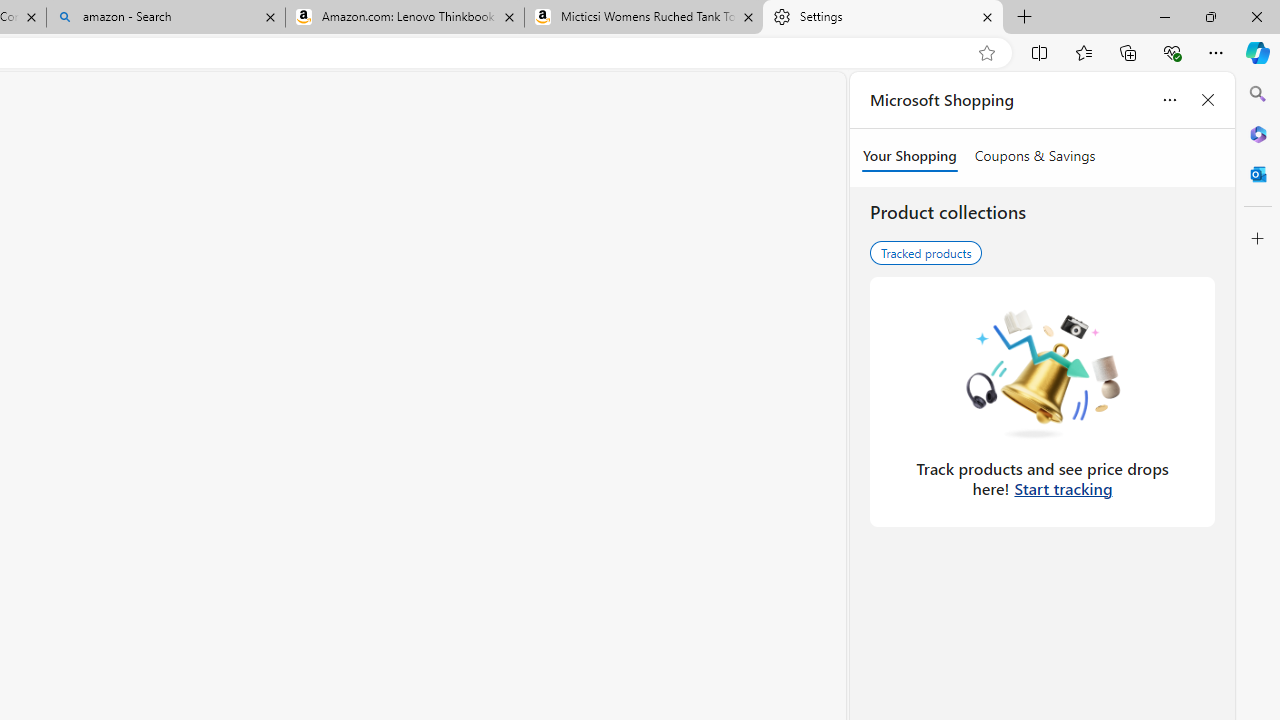 The height and width of the screenshot is (720, 1280). I want to click on 'amazon - Search', so click(166, 17).